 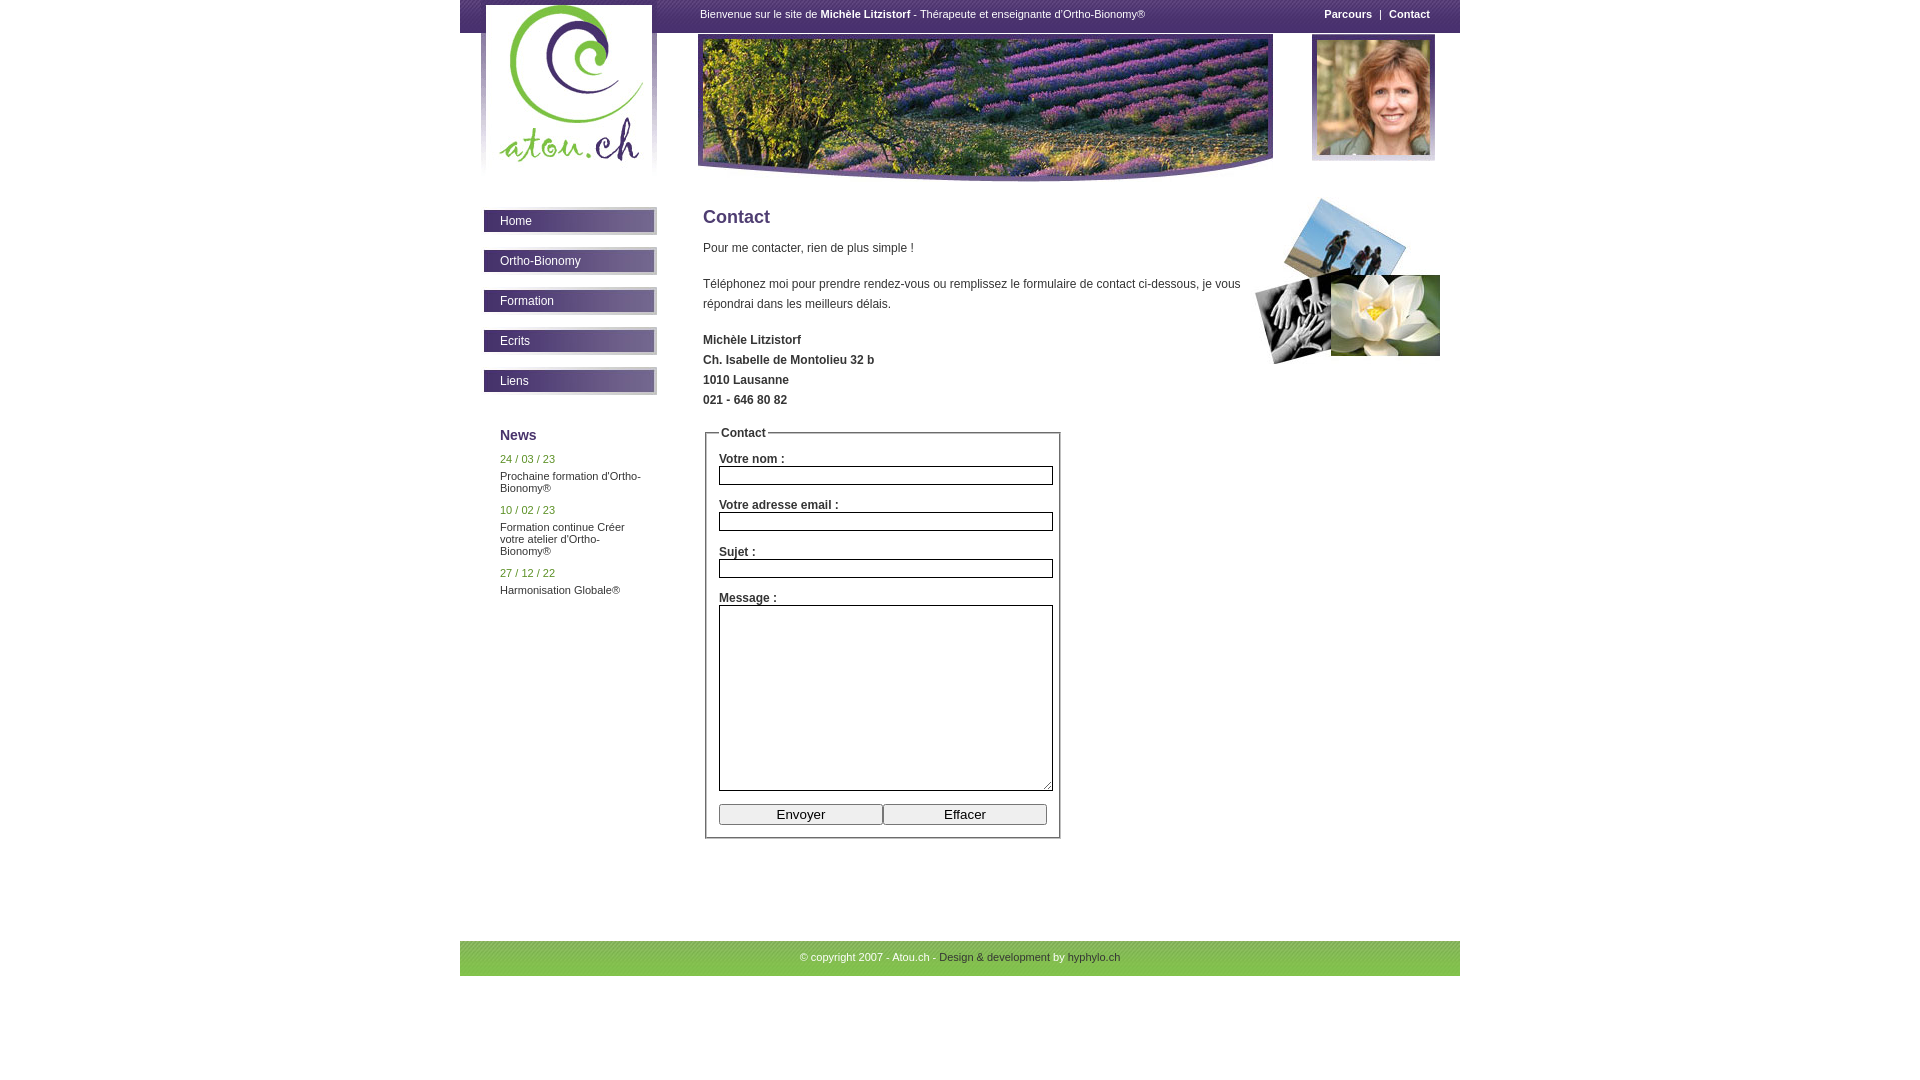 I want to click on 'Liens', so click(x=568, y=381).